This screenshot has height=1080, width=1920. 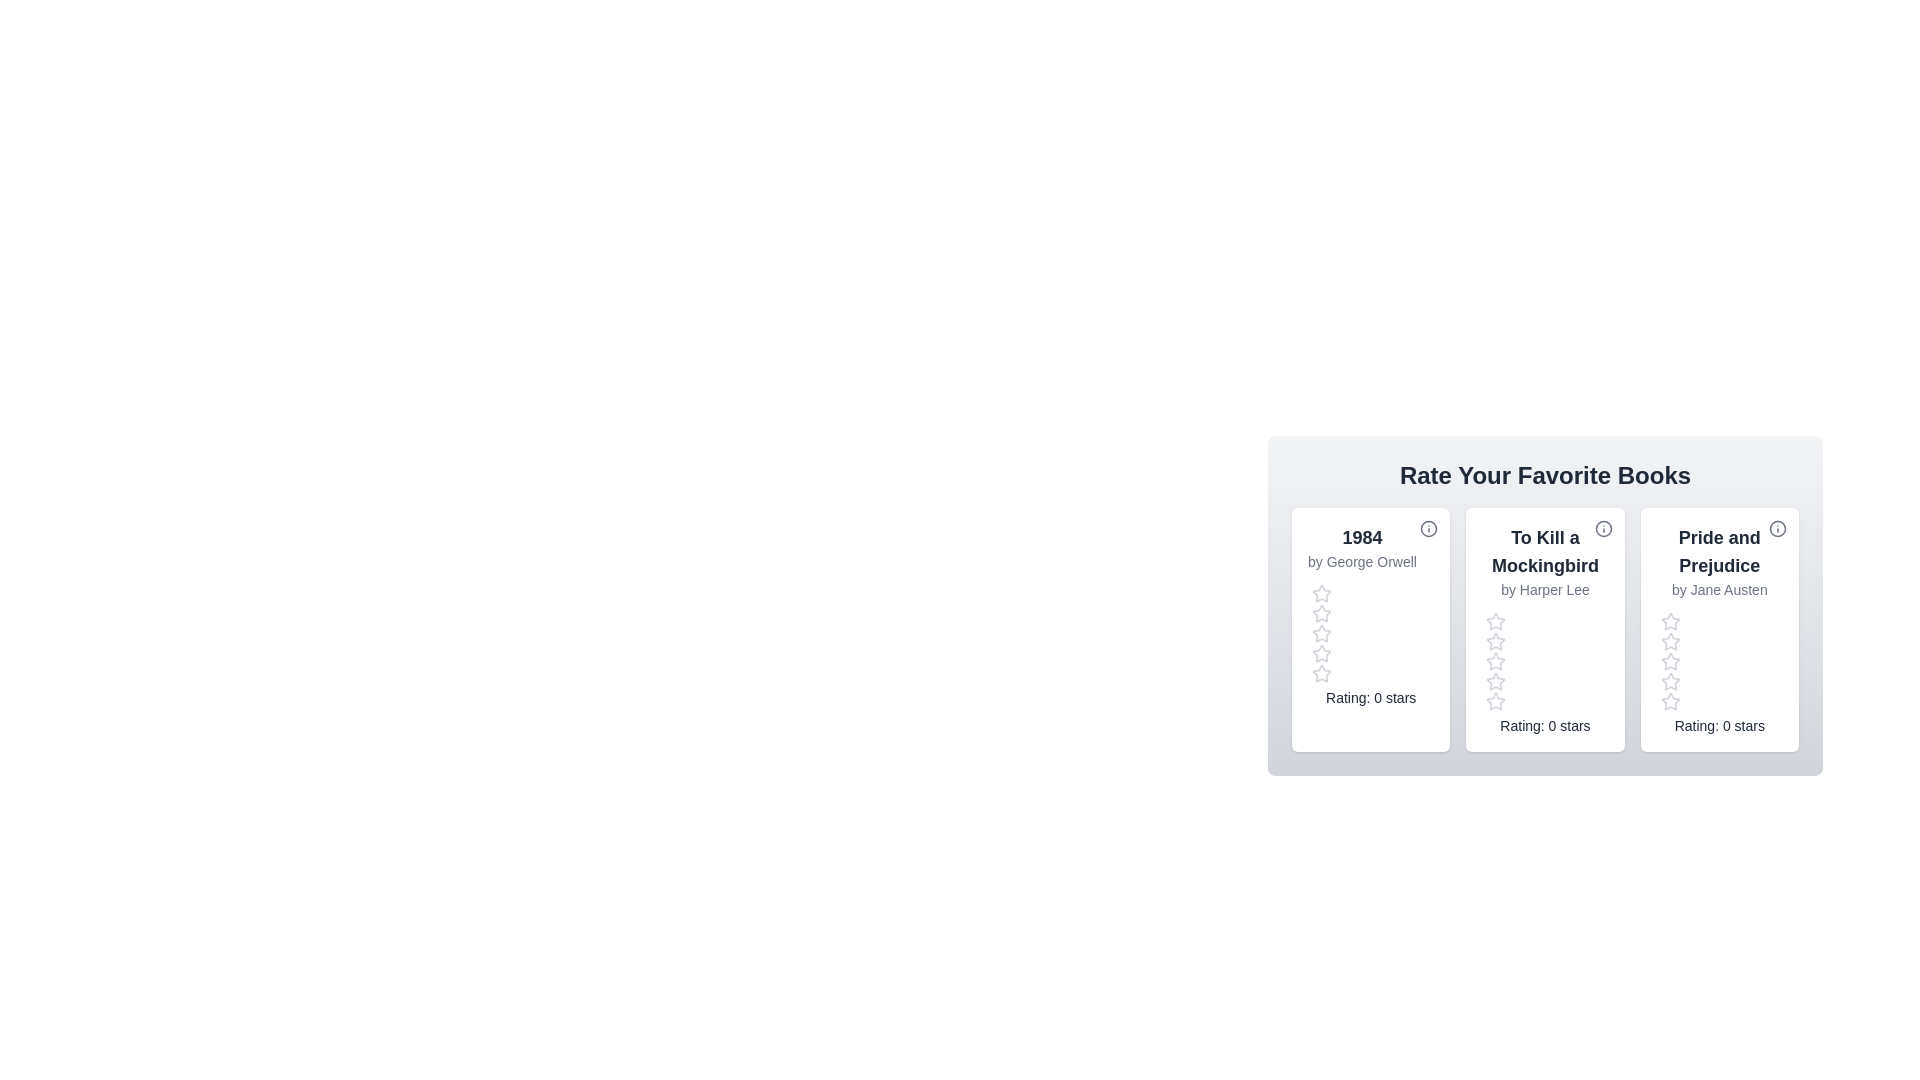 I want to click on the info icon for the book titled '1984' to view its details, so click(x=1428, y=527).